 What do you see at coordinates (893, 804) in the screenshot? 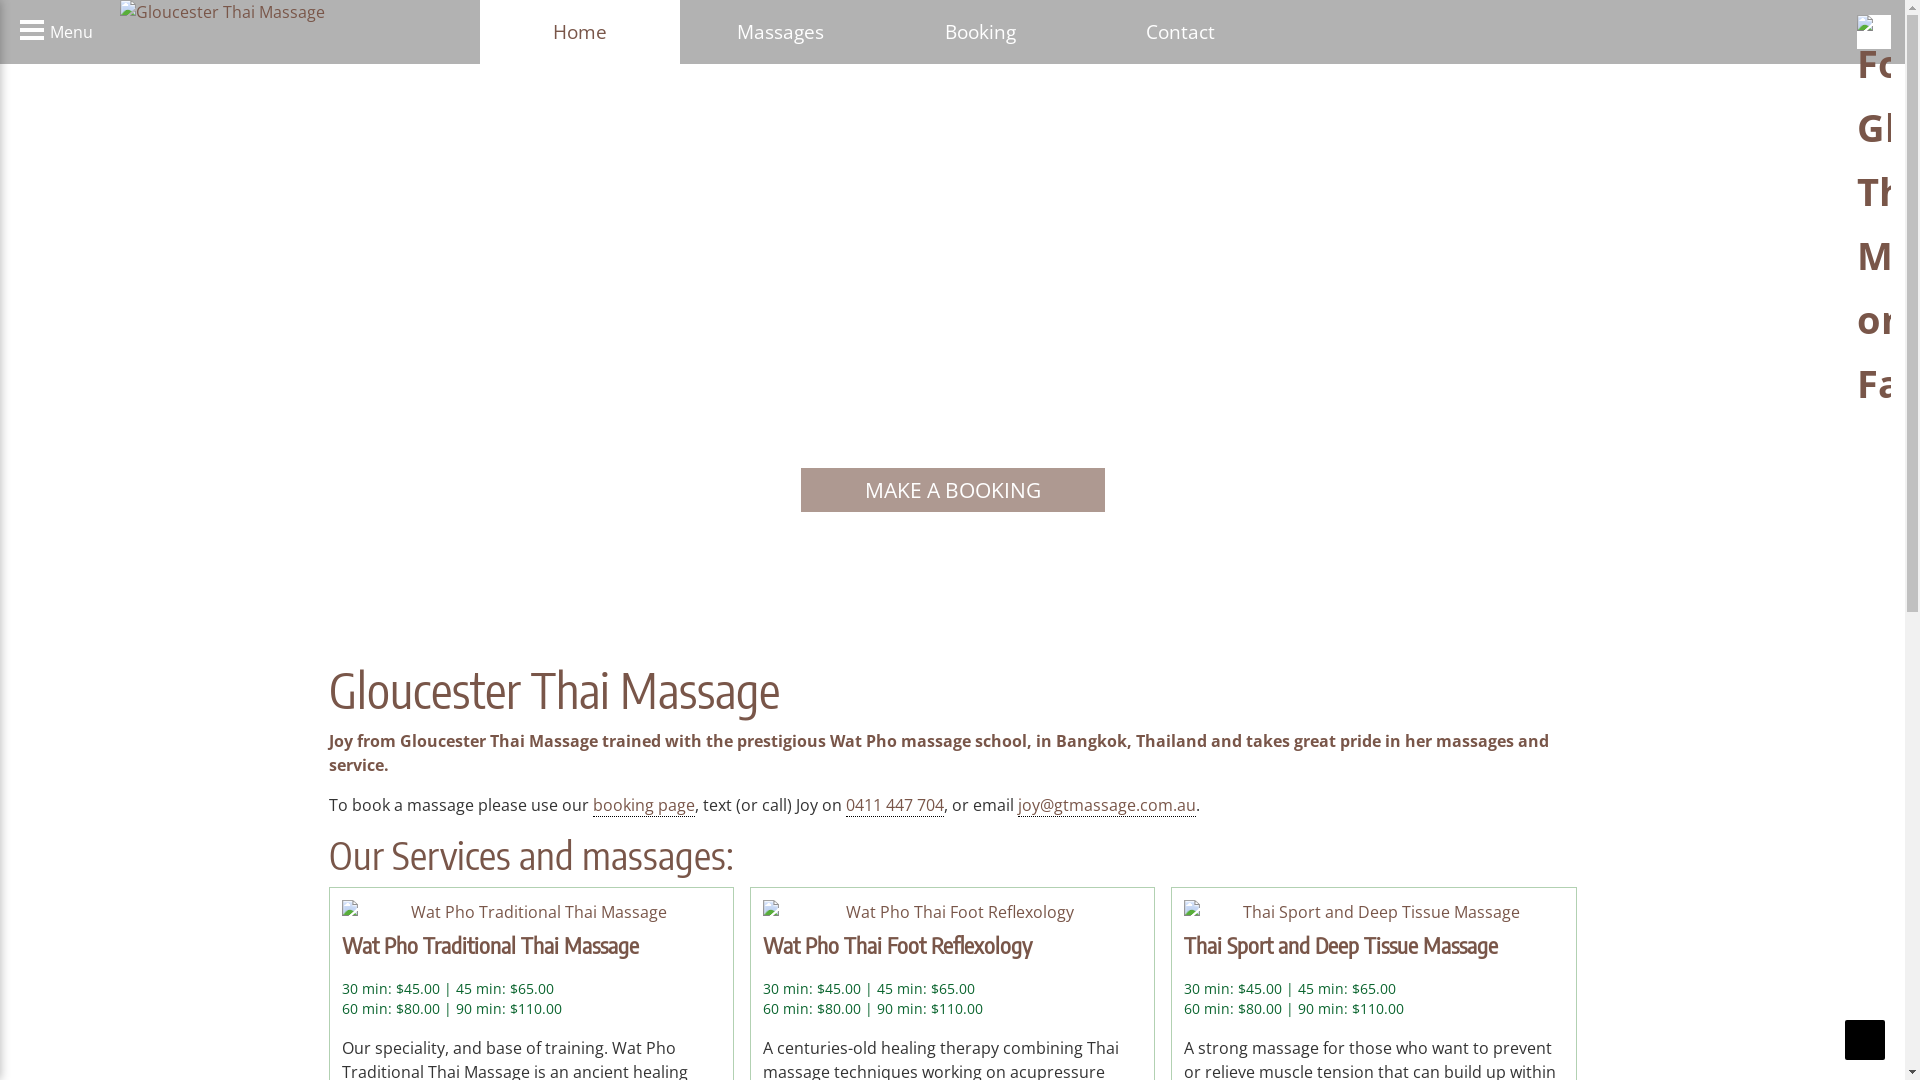
I see `'0411 447 704'` at bounding box center [893, 804].